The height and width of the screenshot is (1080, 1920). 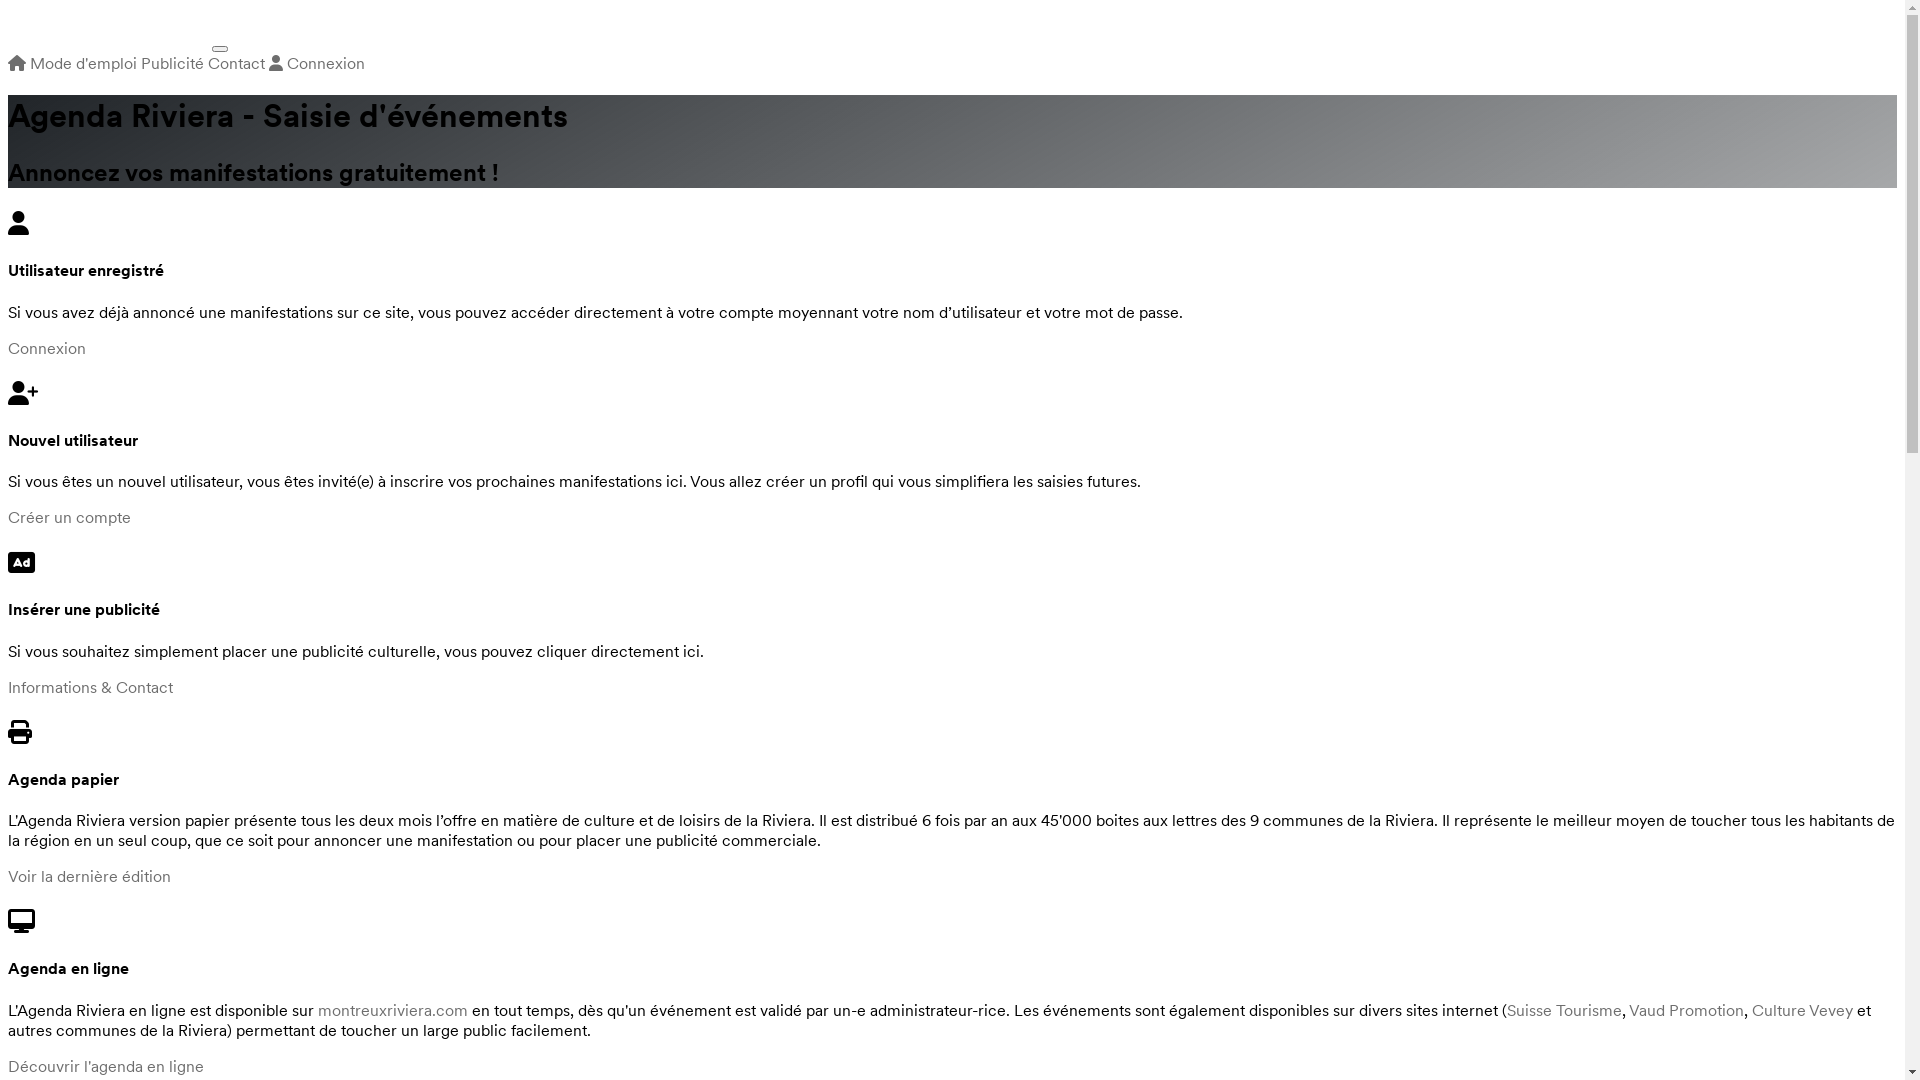 What do you see at coordinates (47, 346) in the screenshot?
I see `'Connexion'` at bounding box center [47, 346].